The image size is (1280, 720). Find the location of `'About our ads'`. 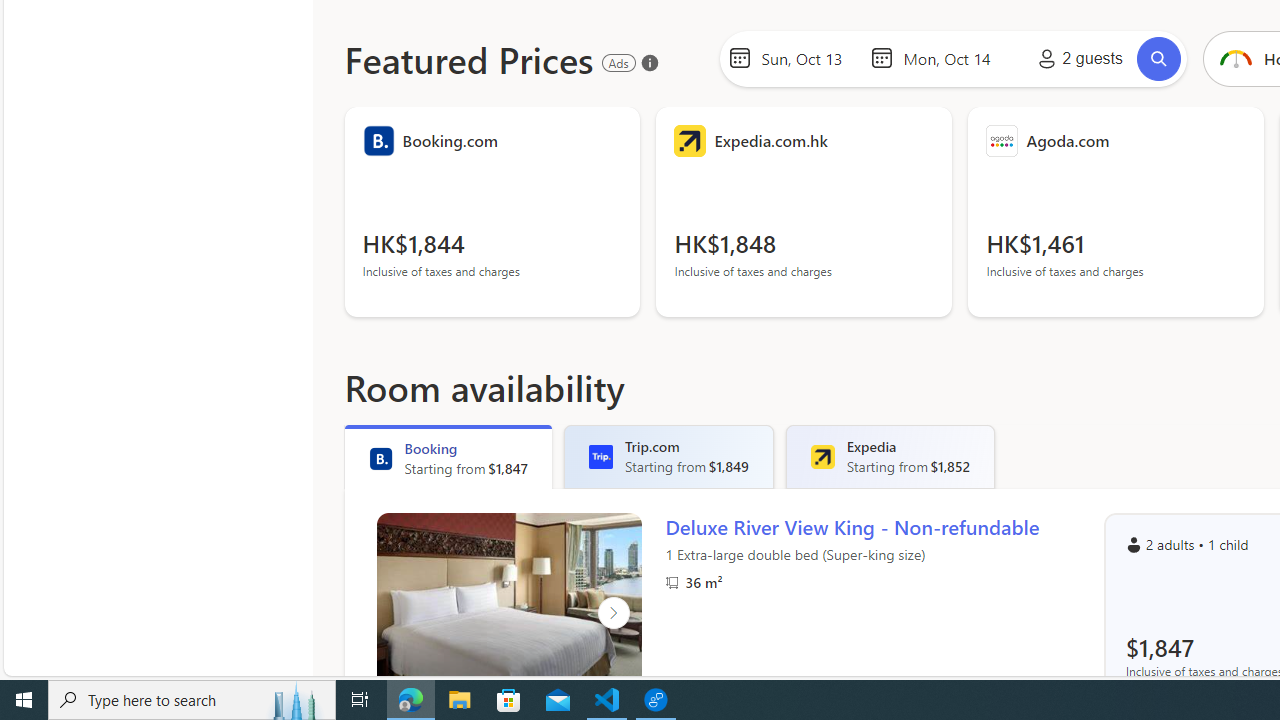

'About our ads' is located at coordinates (649, 61).